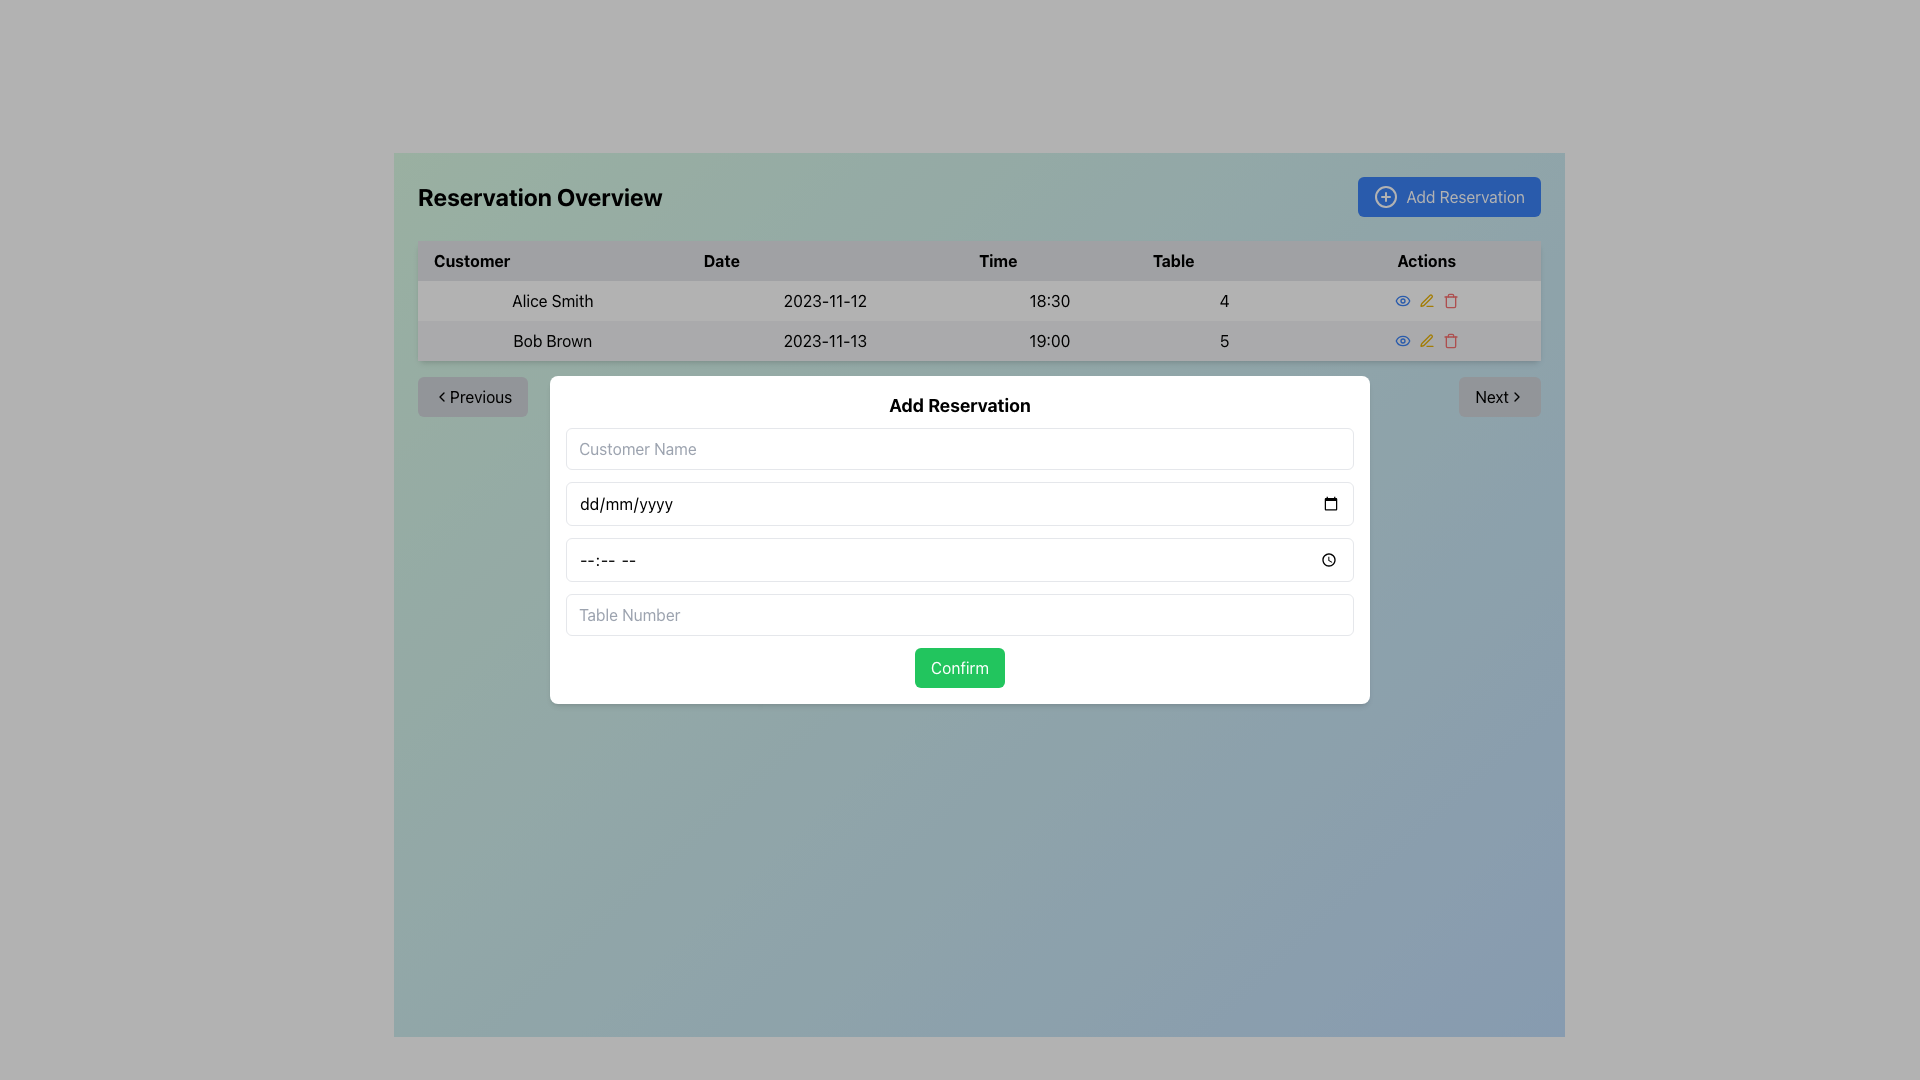 The height and width of the screenshot is (1080, 1920). Describe the element at coordinates (960, 667) in the screenshot. I see `the submit button located at the bottom-right of the reservation form to finalize the addition of a new reservation` at that location.